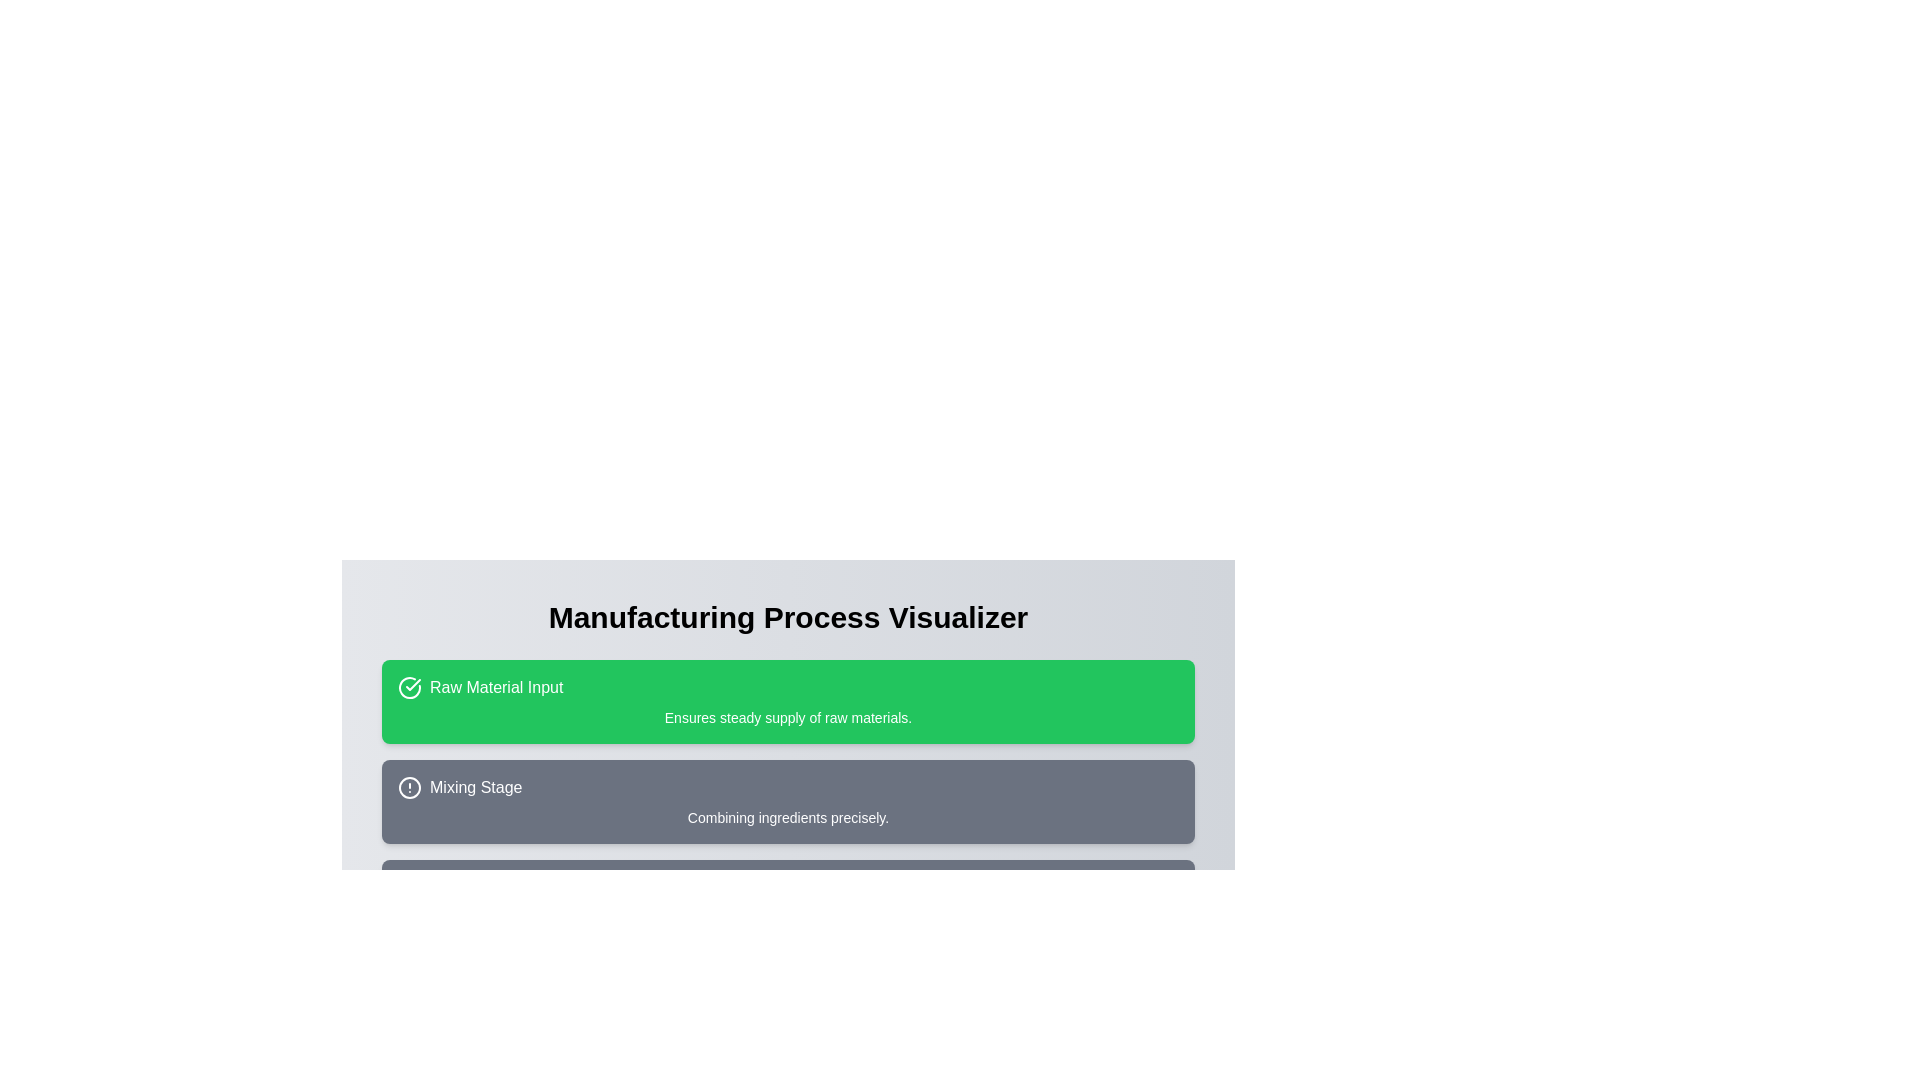 The image size is (1920, 1080). Describe the element at coordinates (408, 686) in the screenshot. I see `the icon that indicates the successful completion of the 'Raw Material Input' stage, located to the left of the 'Raw Material Input' text within a green rectangular section` at that location.